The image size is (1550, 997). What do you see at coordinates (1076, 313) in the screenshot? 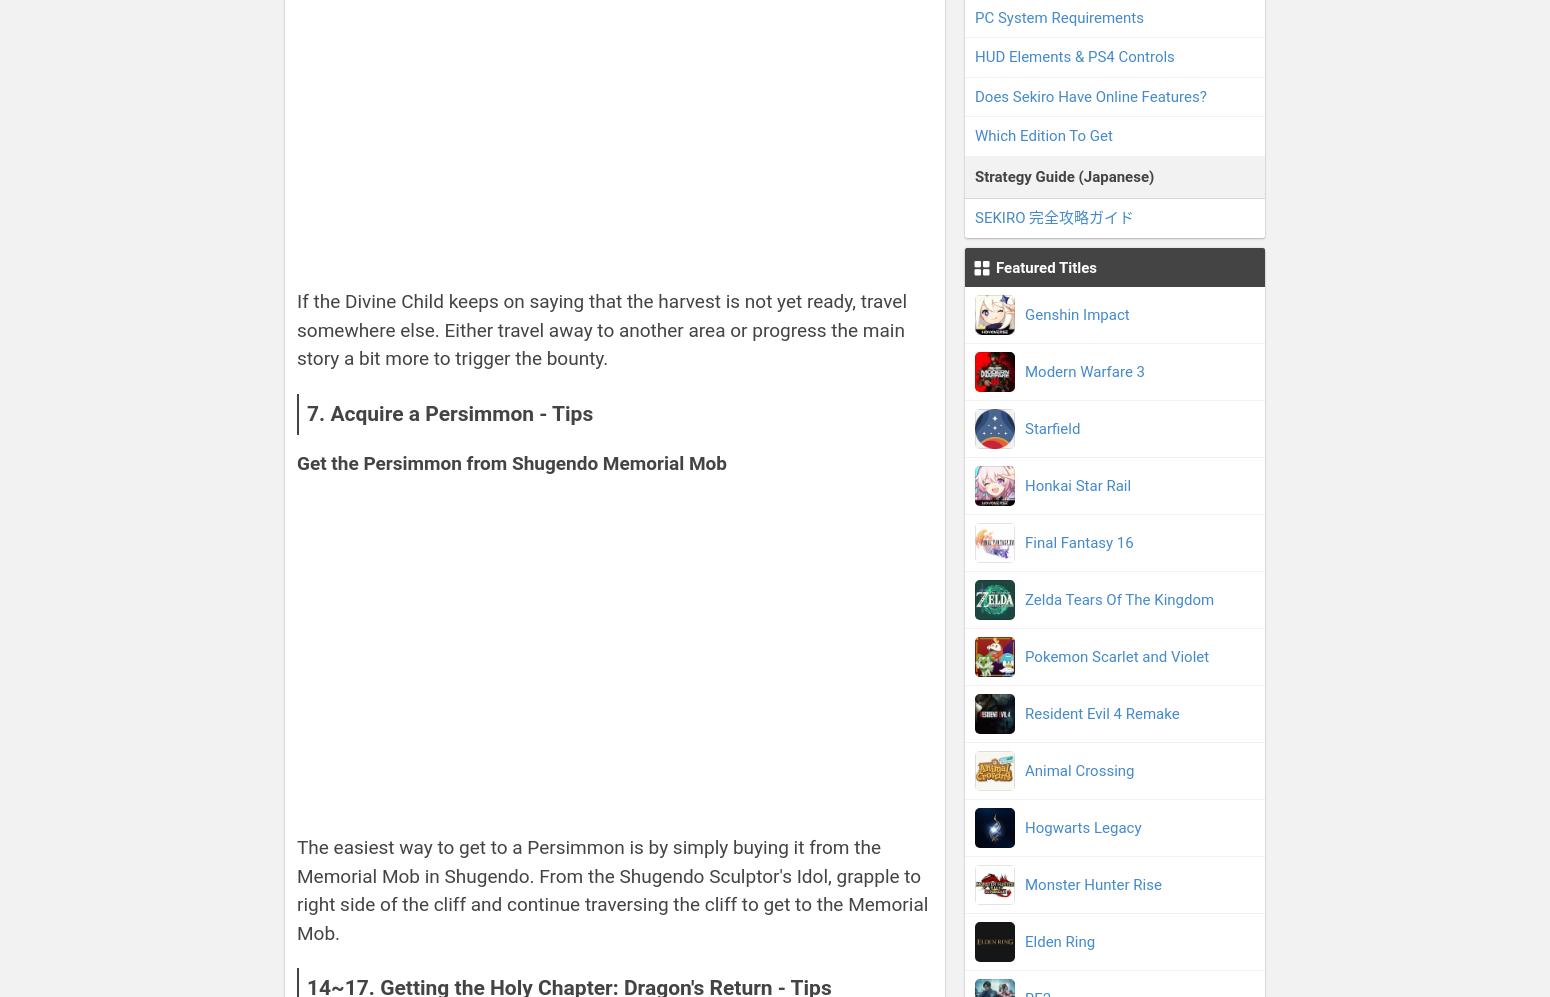
I see `'Genshin Impact'` at bounding box center [1076, 313].